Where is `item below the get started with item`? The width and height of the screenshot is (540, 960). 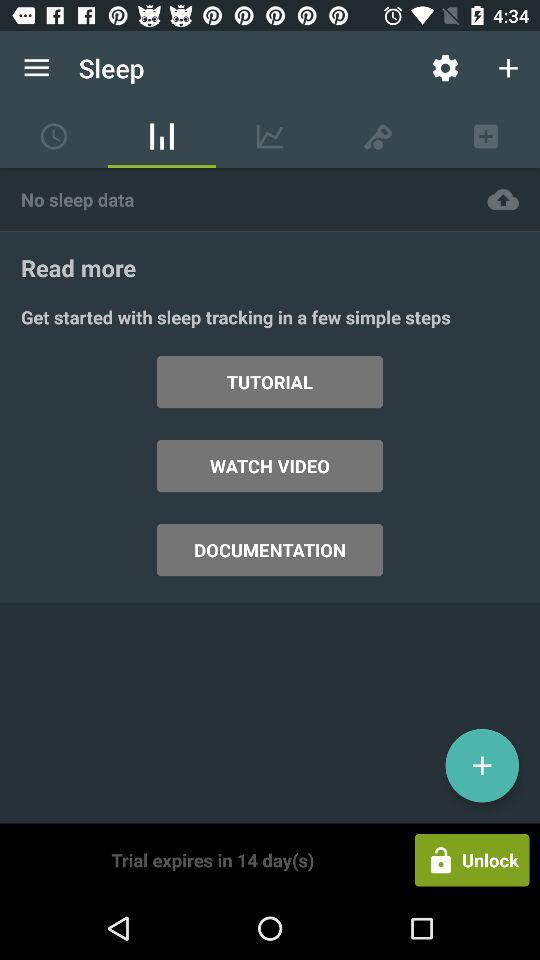 item below the get started with item is located at coordinates (481, 764).